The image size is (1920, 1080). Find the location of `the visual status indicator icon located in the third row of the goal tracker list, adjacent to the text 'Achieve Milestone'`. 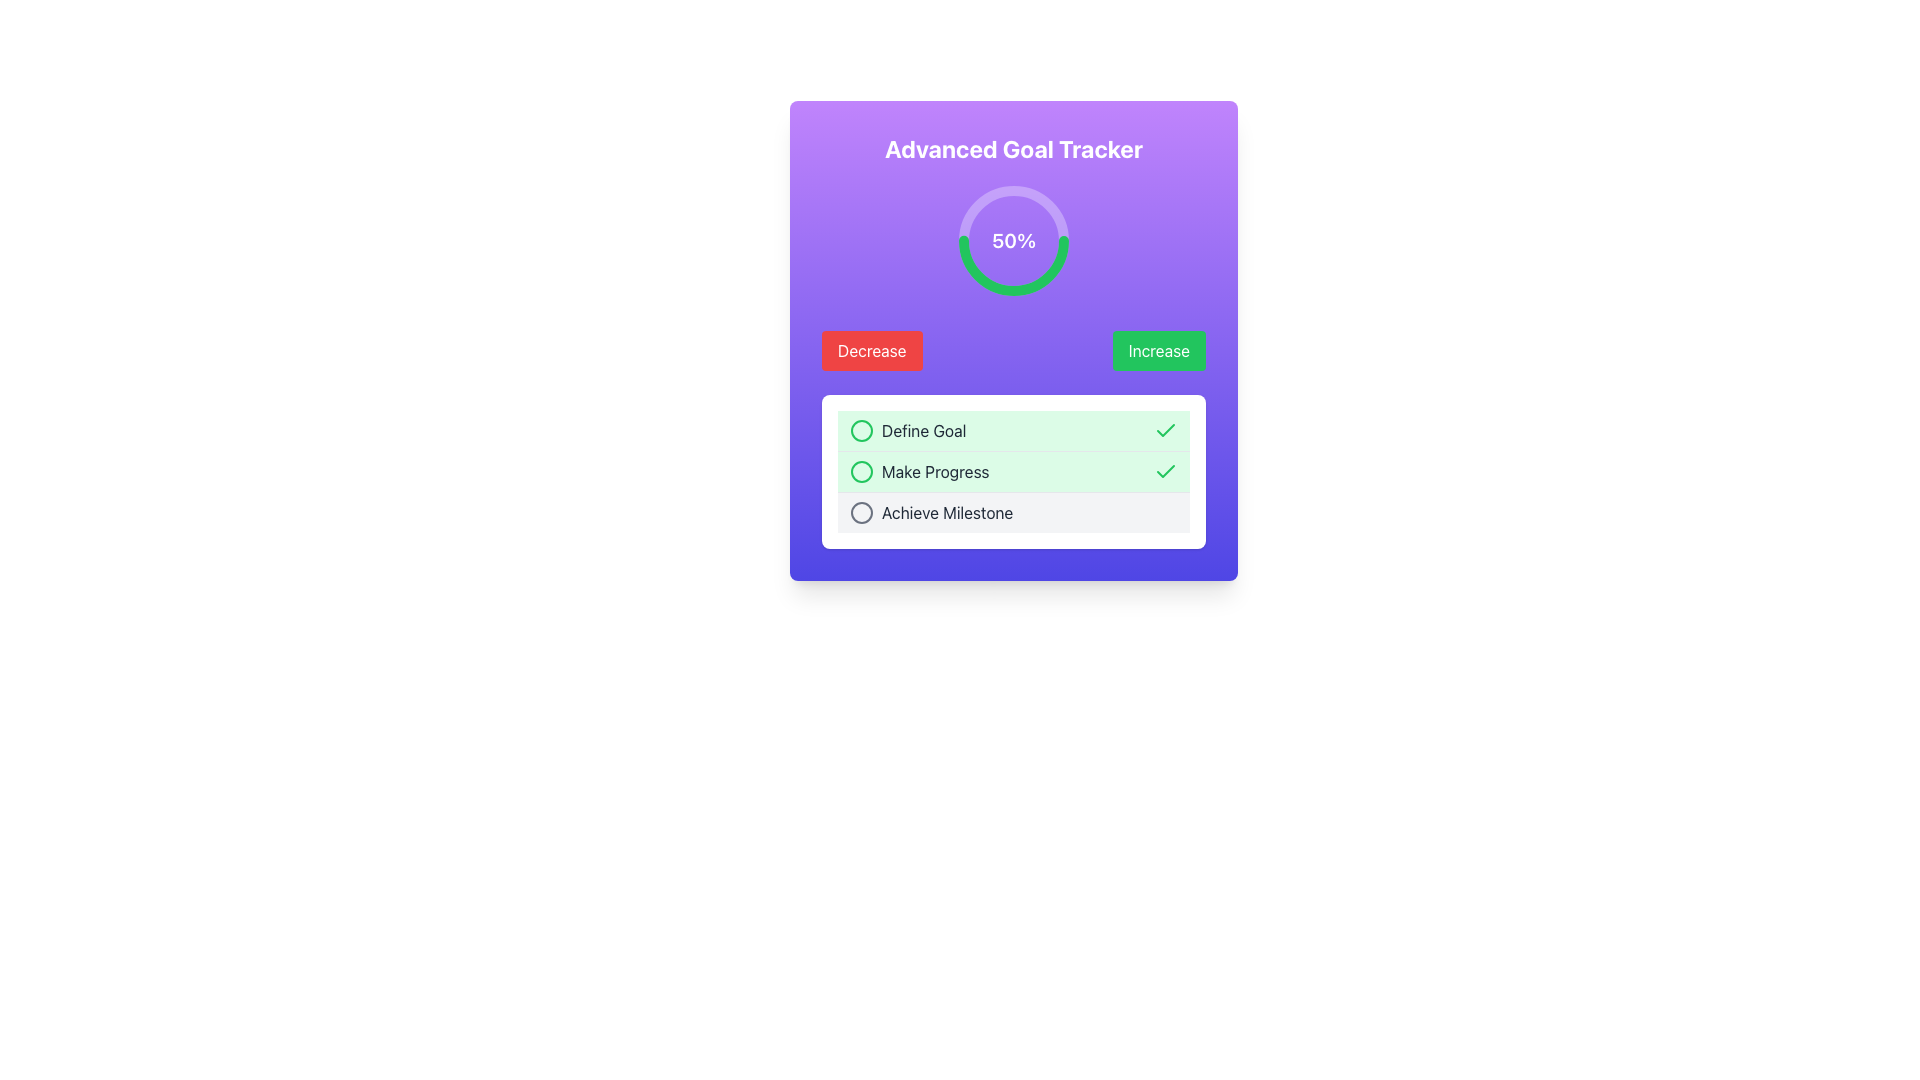

the visual status indicator icon located in the third row of the goal tracker list, adjacent to the text 'Achieve Milestone' is located at coordinates (862, 512).